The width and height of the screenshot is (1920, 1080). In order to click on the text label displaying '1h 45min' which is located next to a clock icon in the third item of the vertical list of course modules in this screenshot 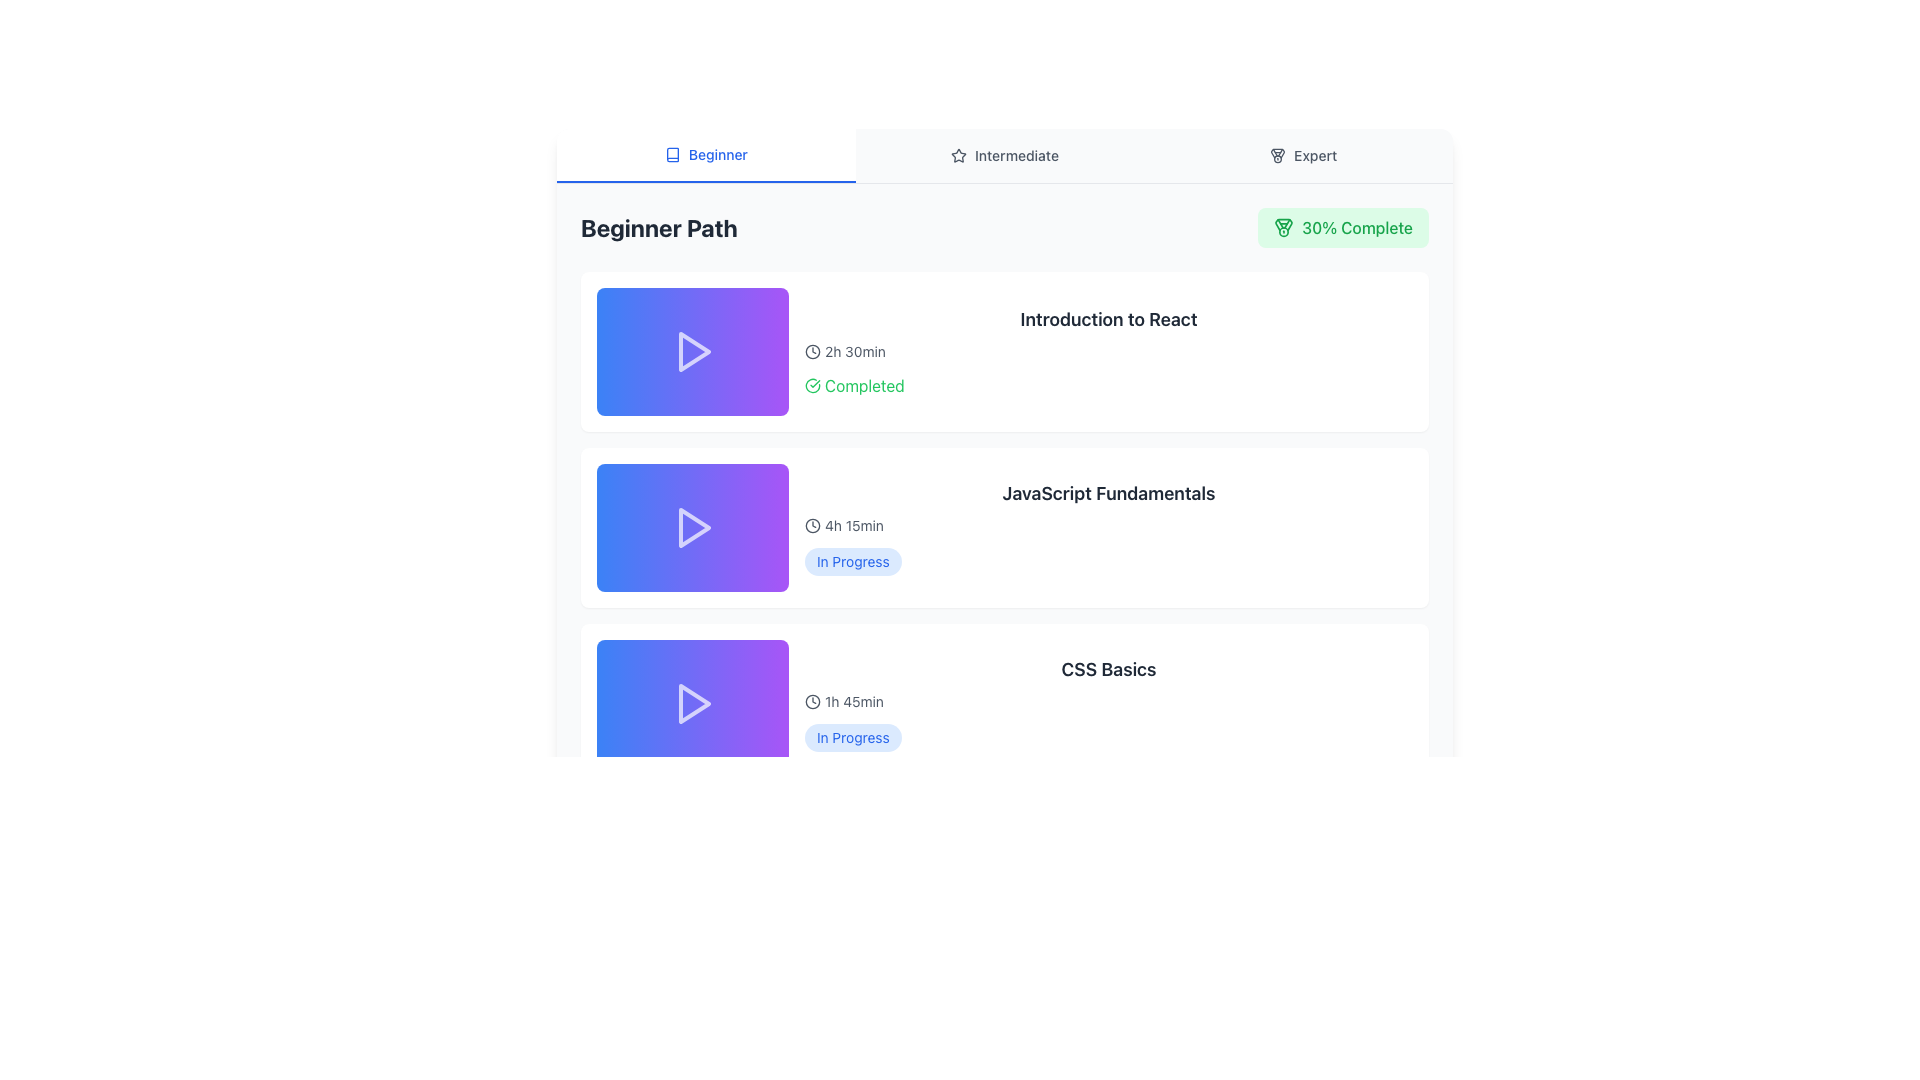, I will do `click(854, 701)`.